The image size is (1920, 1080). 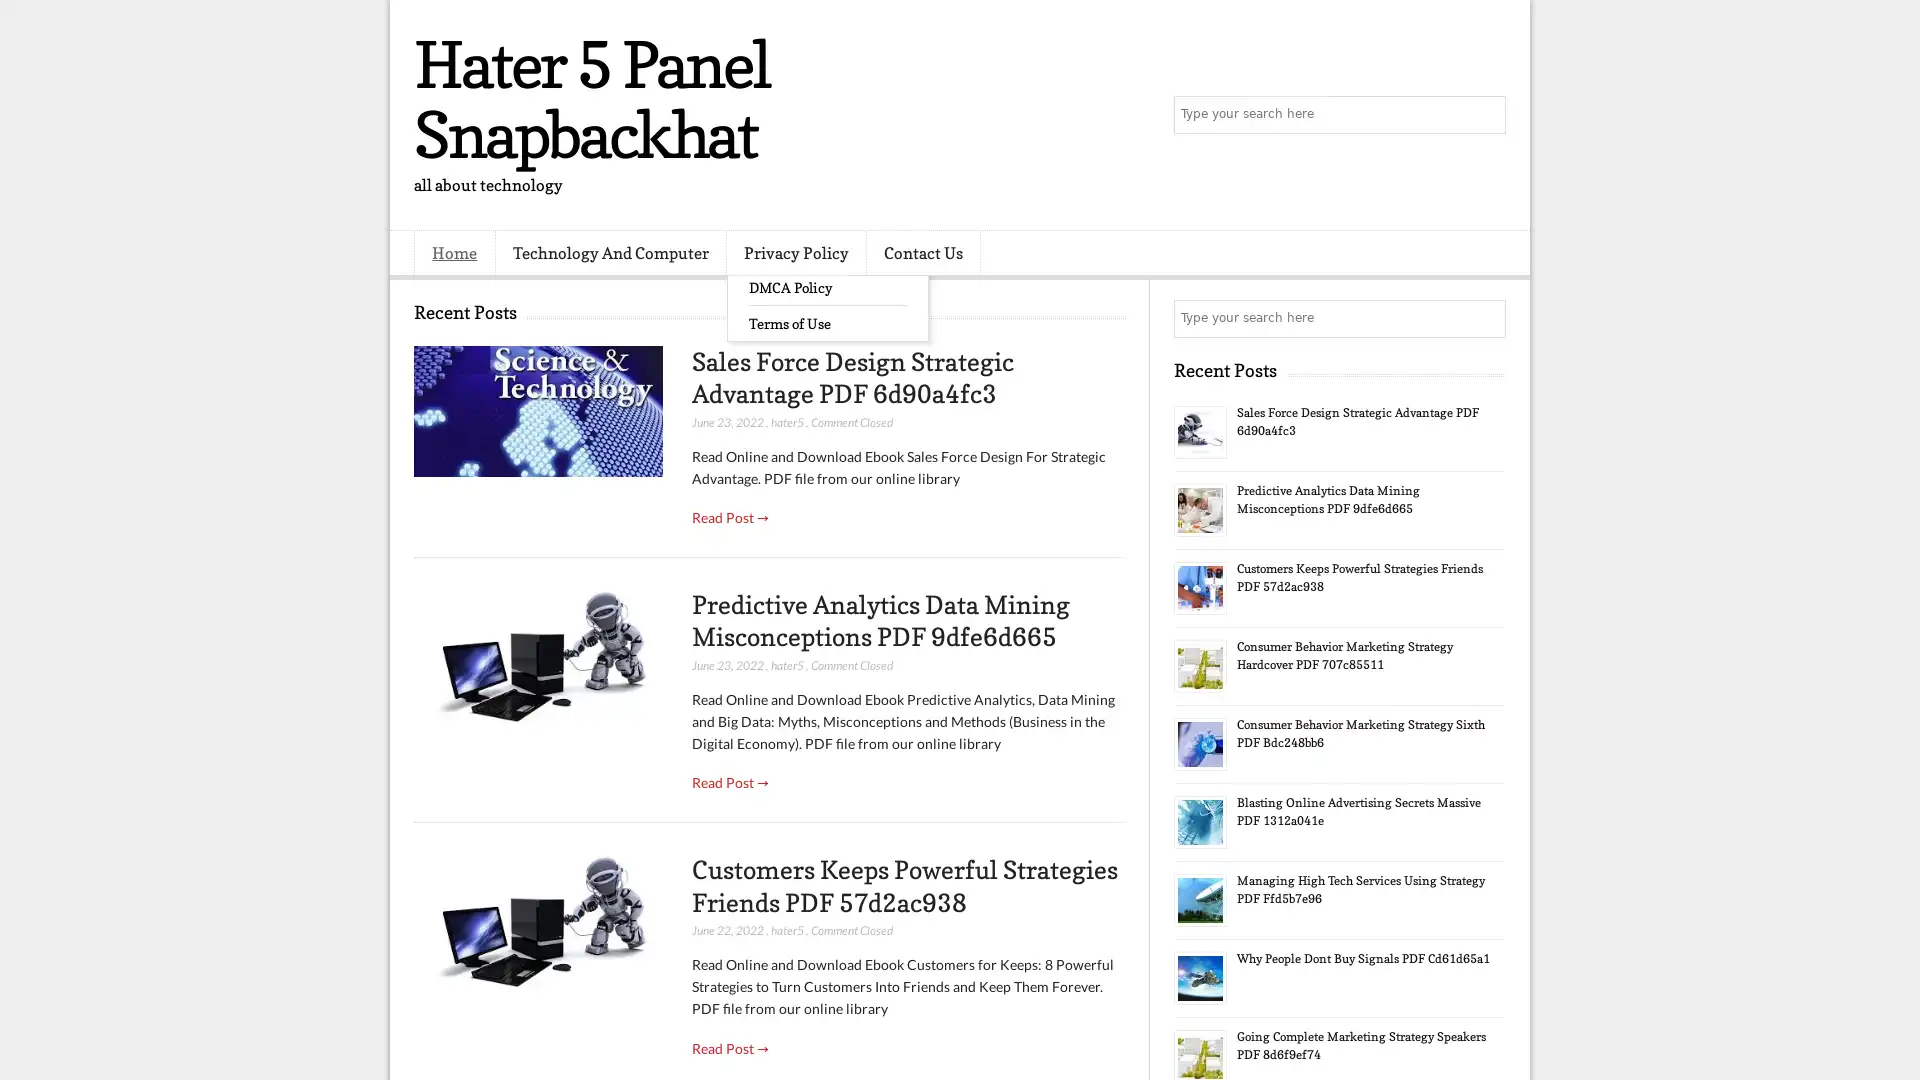 I want to click on Search, so click(x=1485, y=318).